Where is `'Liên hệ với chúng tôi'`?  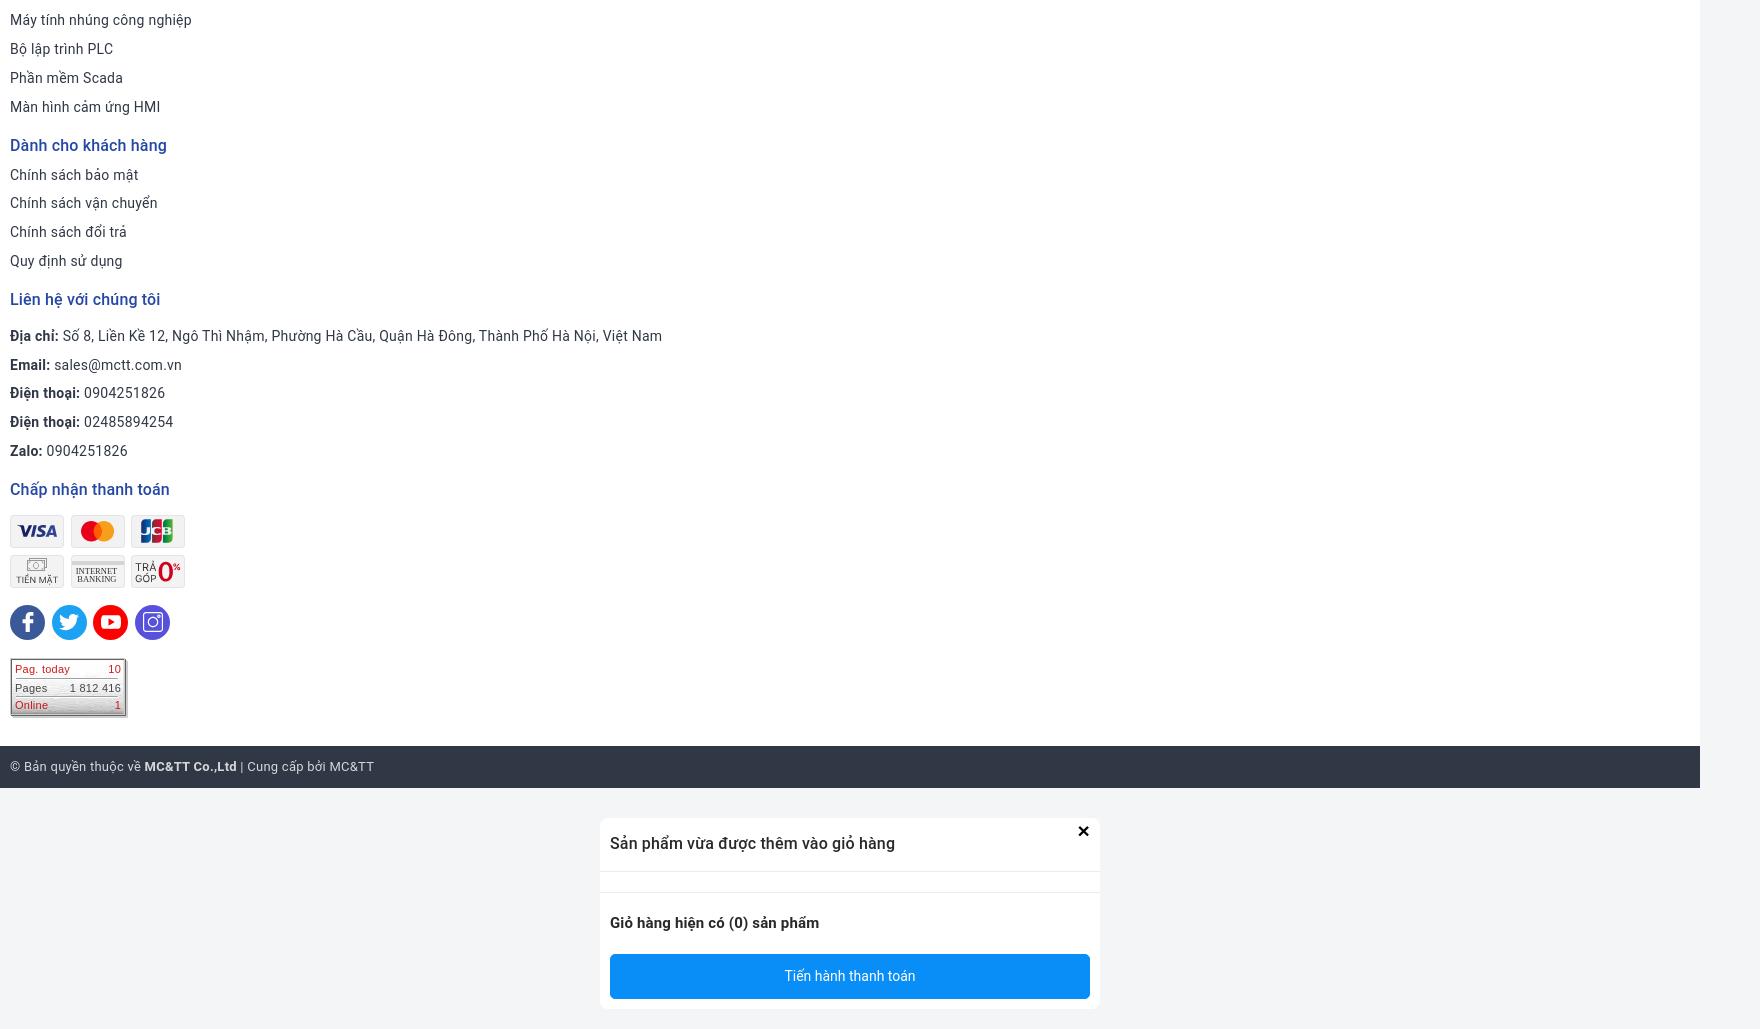 'Liên hệ với chúng tôi' is located at coordinates (10, 298).